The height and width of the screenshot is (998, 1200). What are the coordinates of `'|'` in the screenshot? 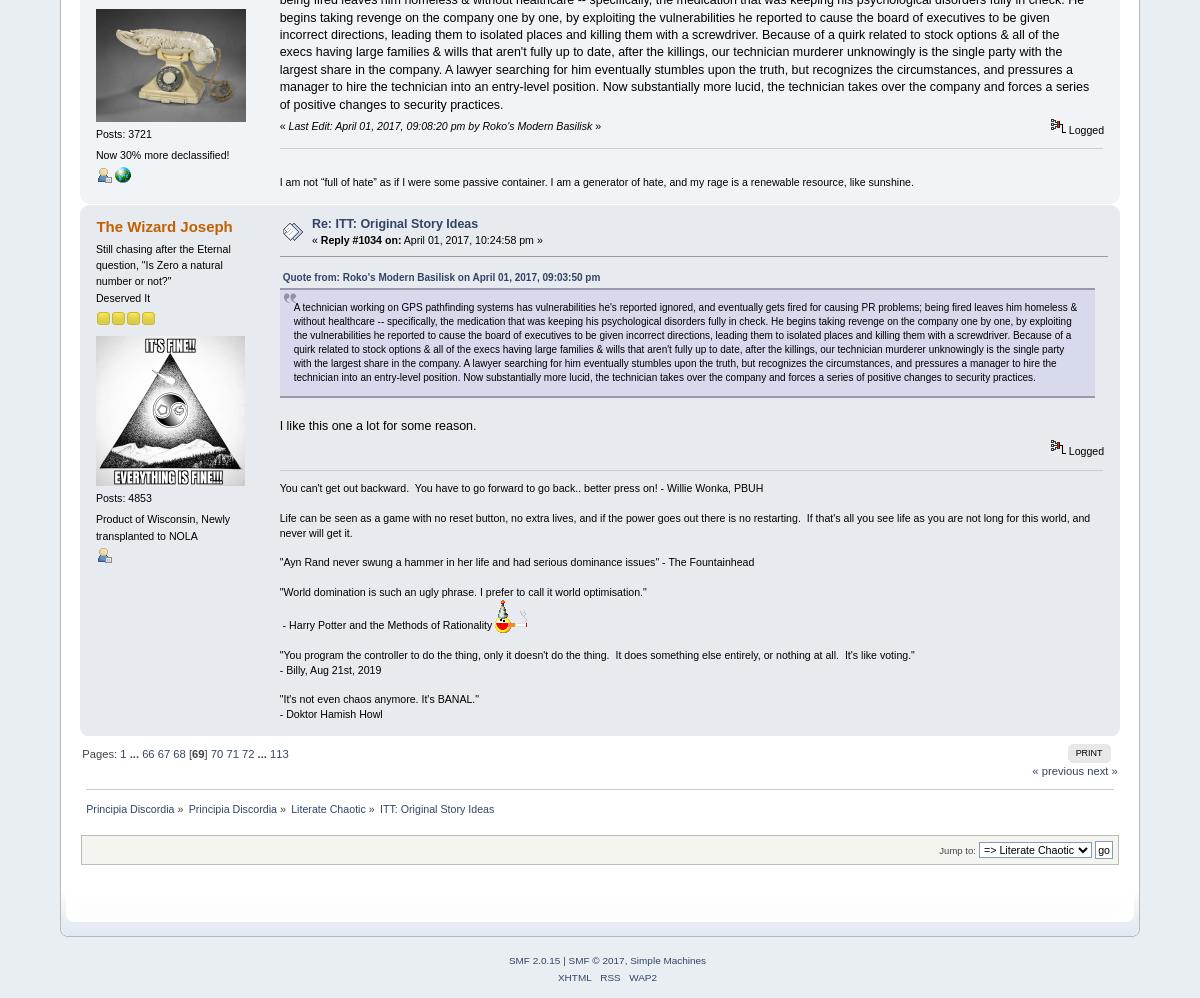 It's located at (563, 958).